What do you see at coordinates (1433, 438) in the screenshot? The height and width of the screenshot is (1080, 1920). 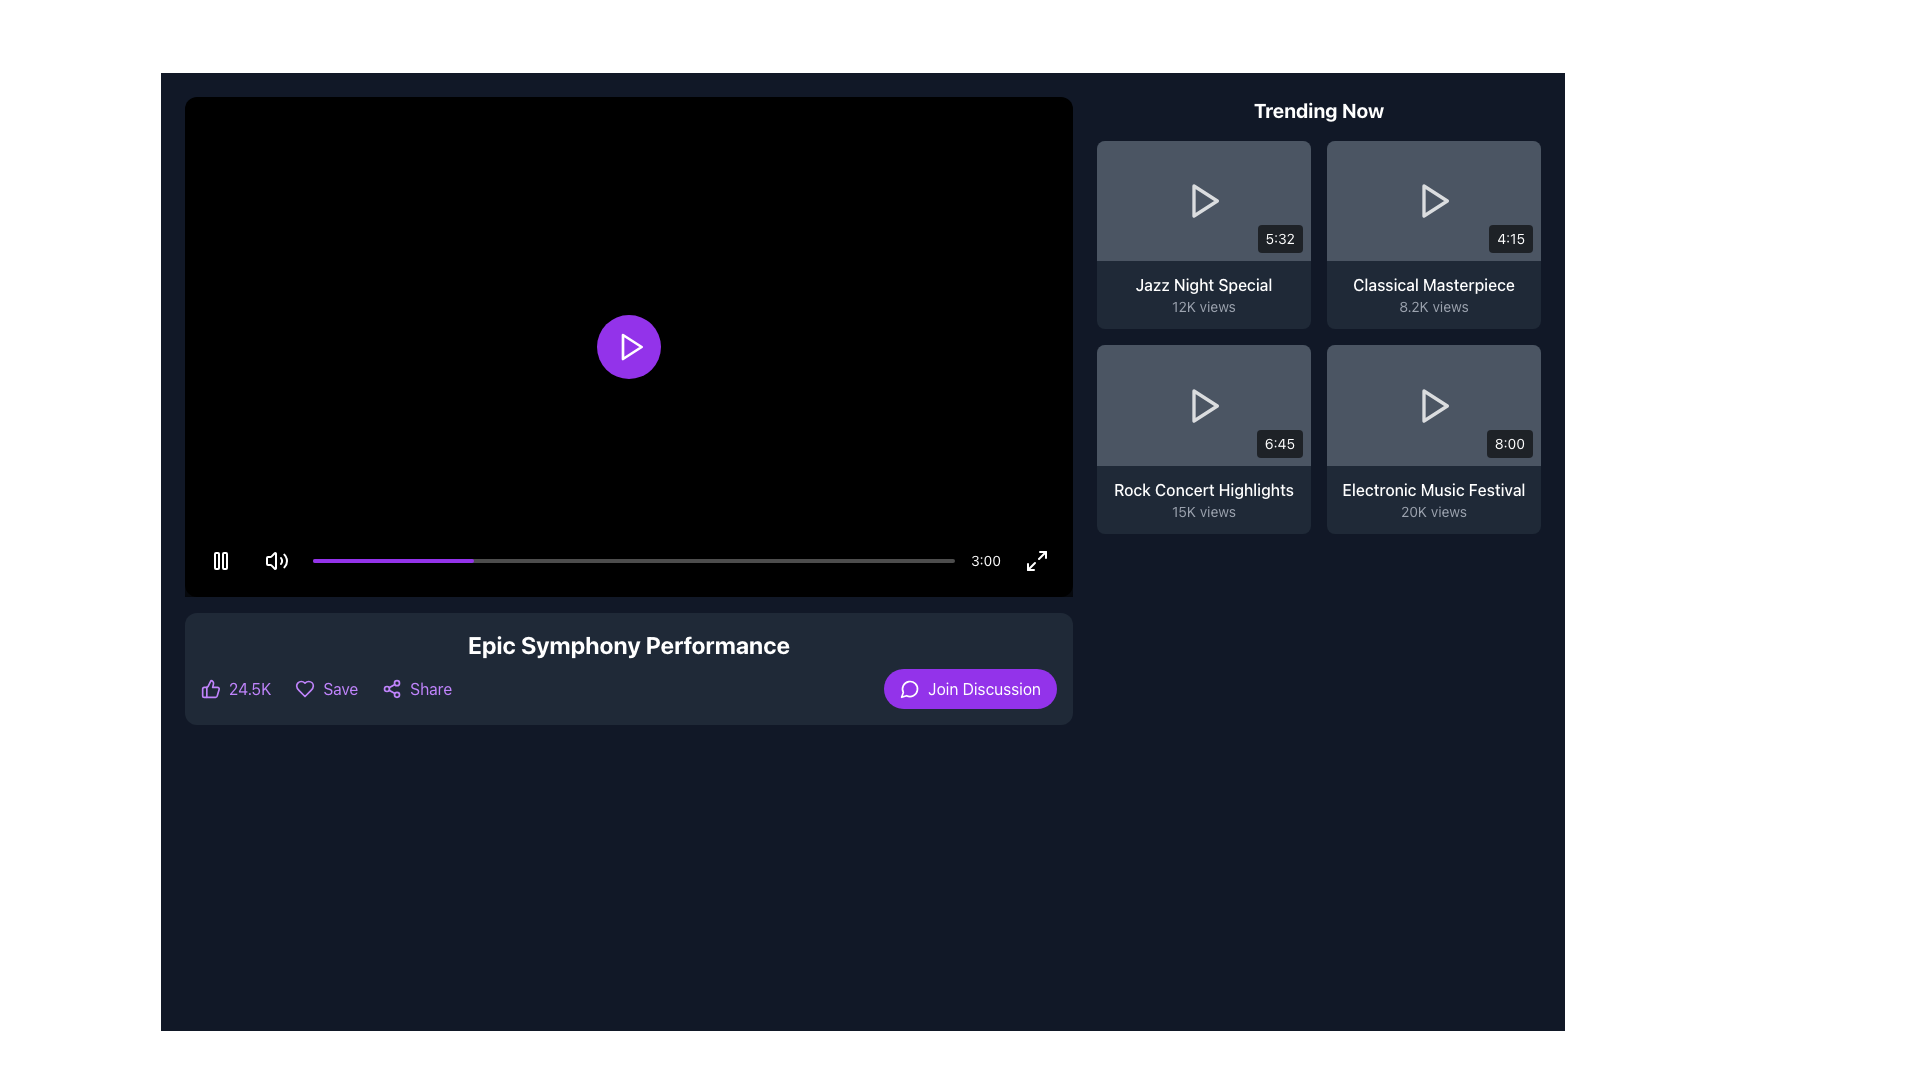 I see `the interactive card titled 'Electronic Music Festival' located` at bounding box center [1433, 438].